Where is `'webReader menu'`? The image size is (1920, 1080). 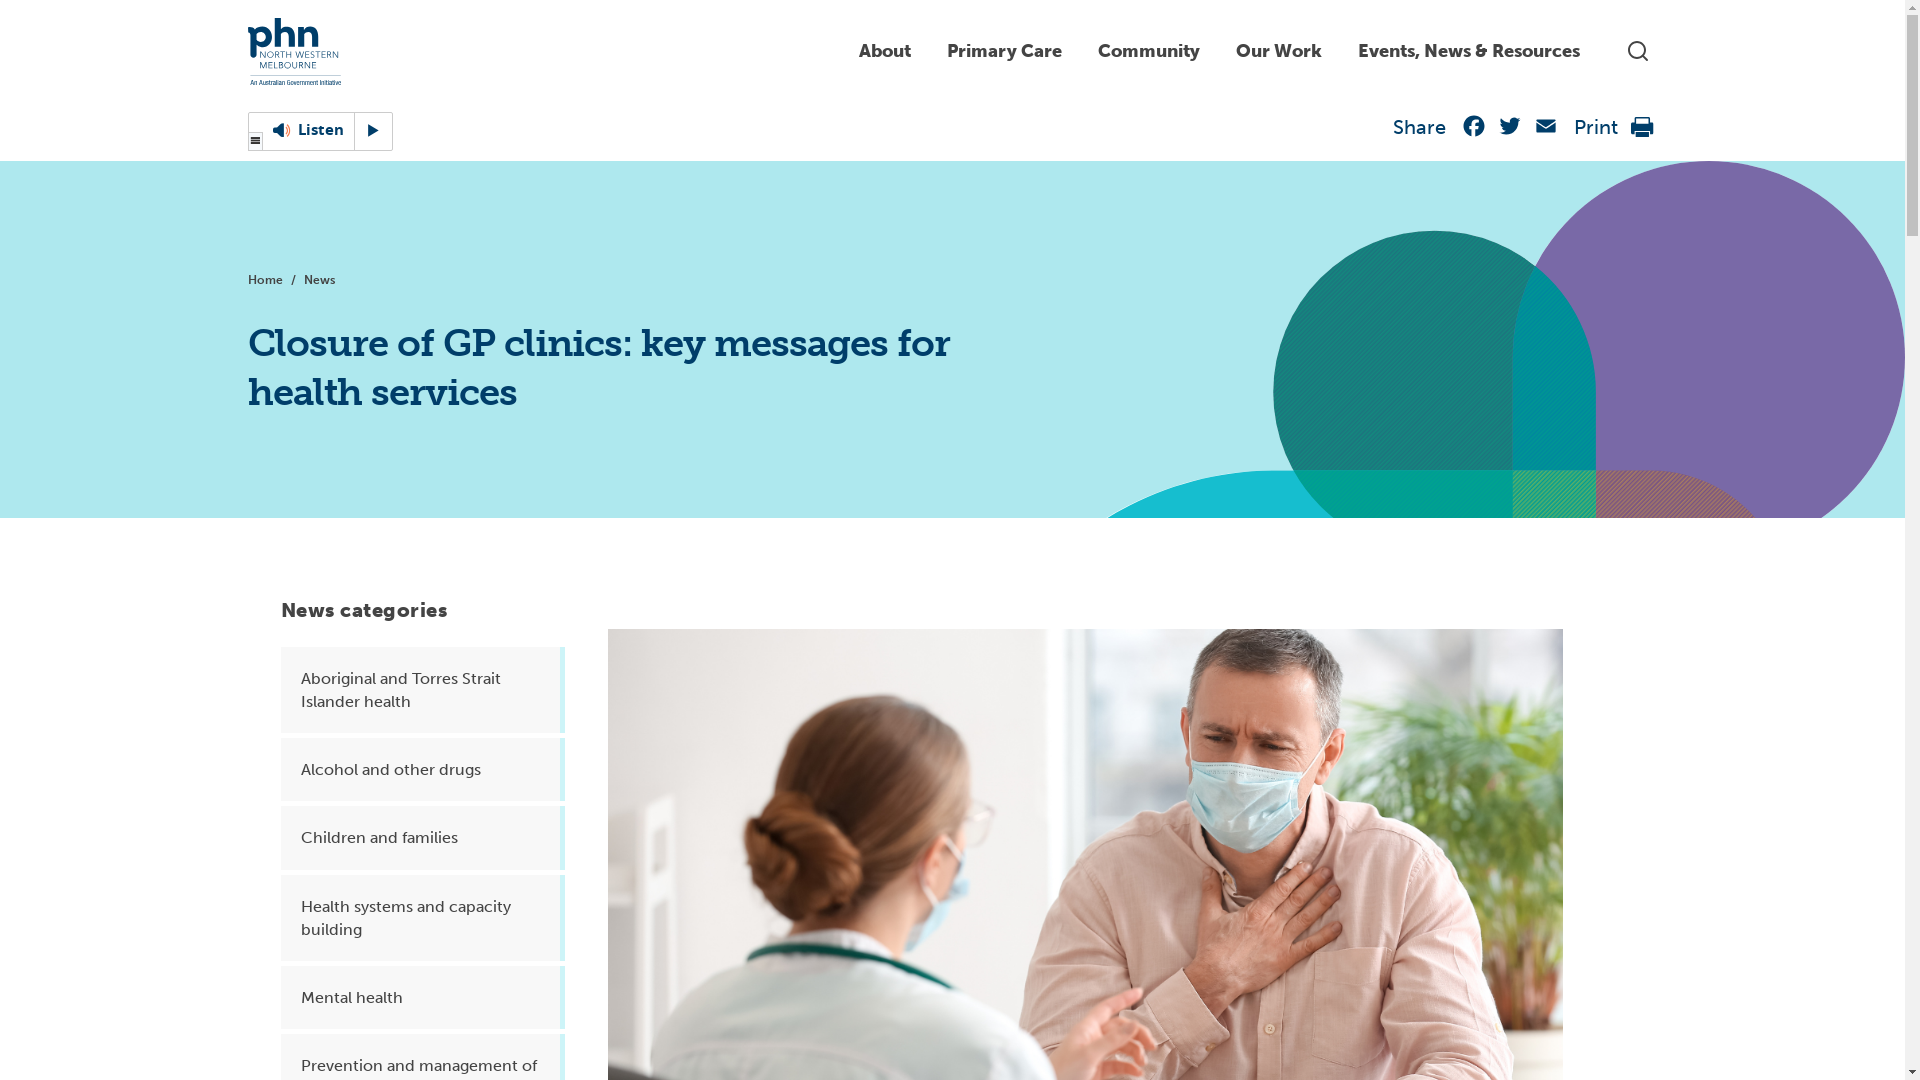
'webReader menu' is located at coordinates (254, 141).